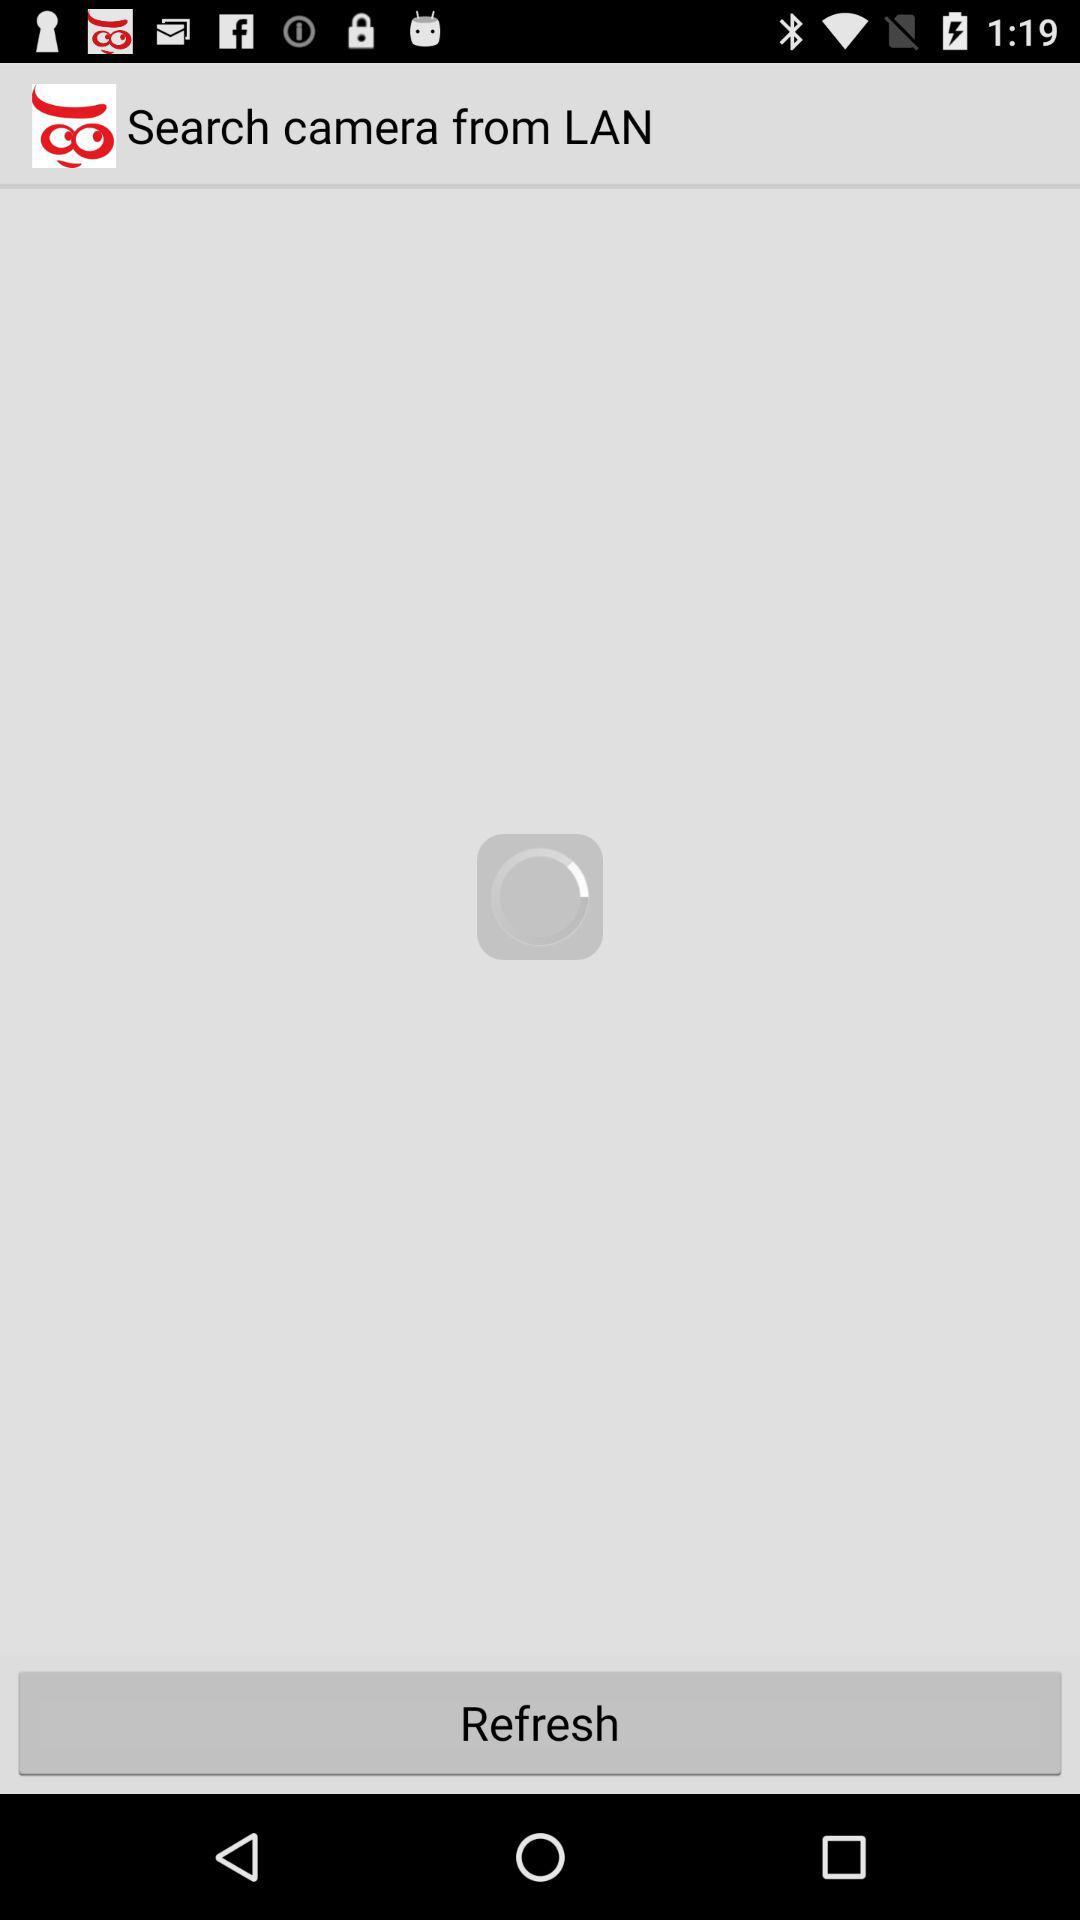 Image resolution: width=1080 pixels, height=1920 pixels. Describe the element at coordinates (540, 1721) in the screenshot. I see `the refresh button` at that location.